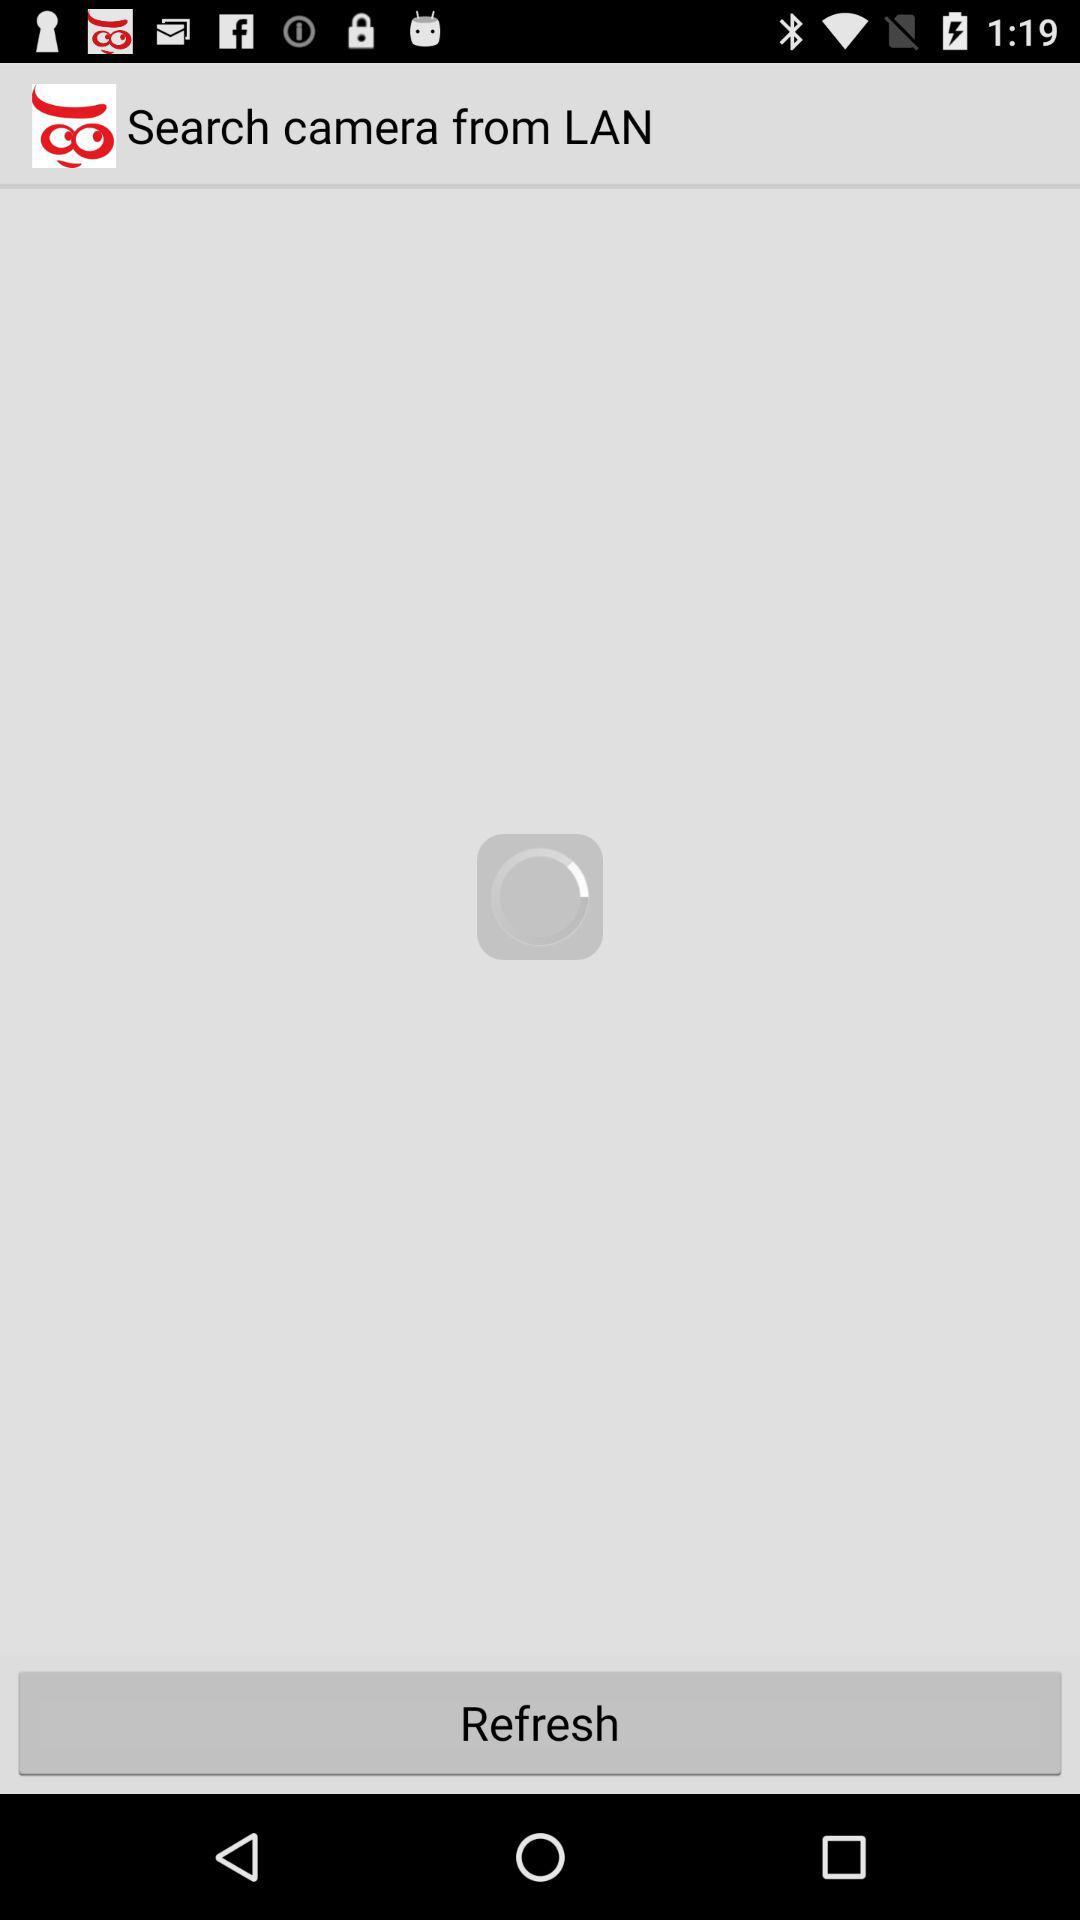 Image resolution: width=1080 pixels, height=1920 pixels. Describe the element at coordinates (540, 1721) in the screenshot. I see `the refresh button` at that location.